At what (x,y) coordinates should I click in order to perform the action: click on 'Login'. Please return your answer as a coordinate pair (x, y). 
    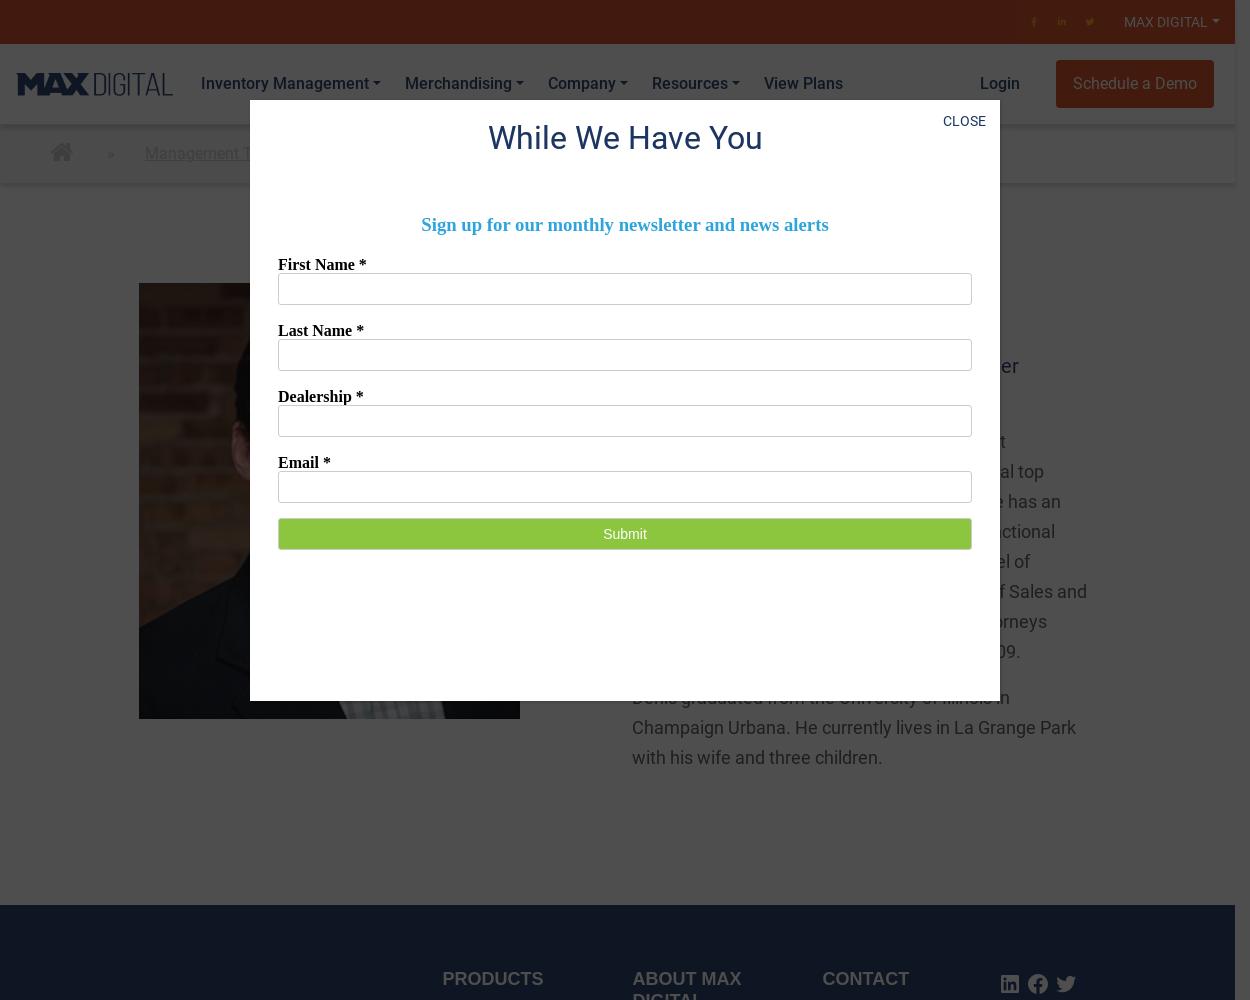
    Looking at the image, I should click on (979, 82).